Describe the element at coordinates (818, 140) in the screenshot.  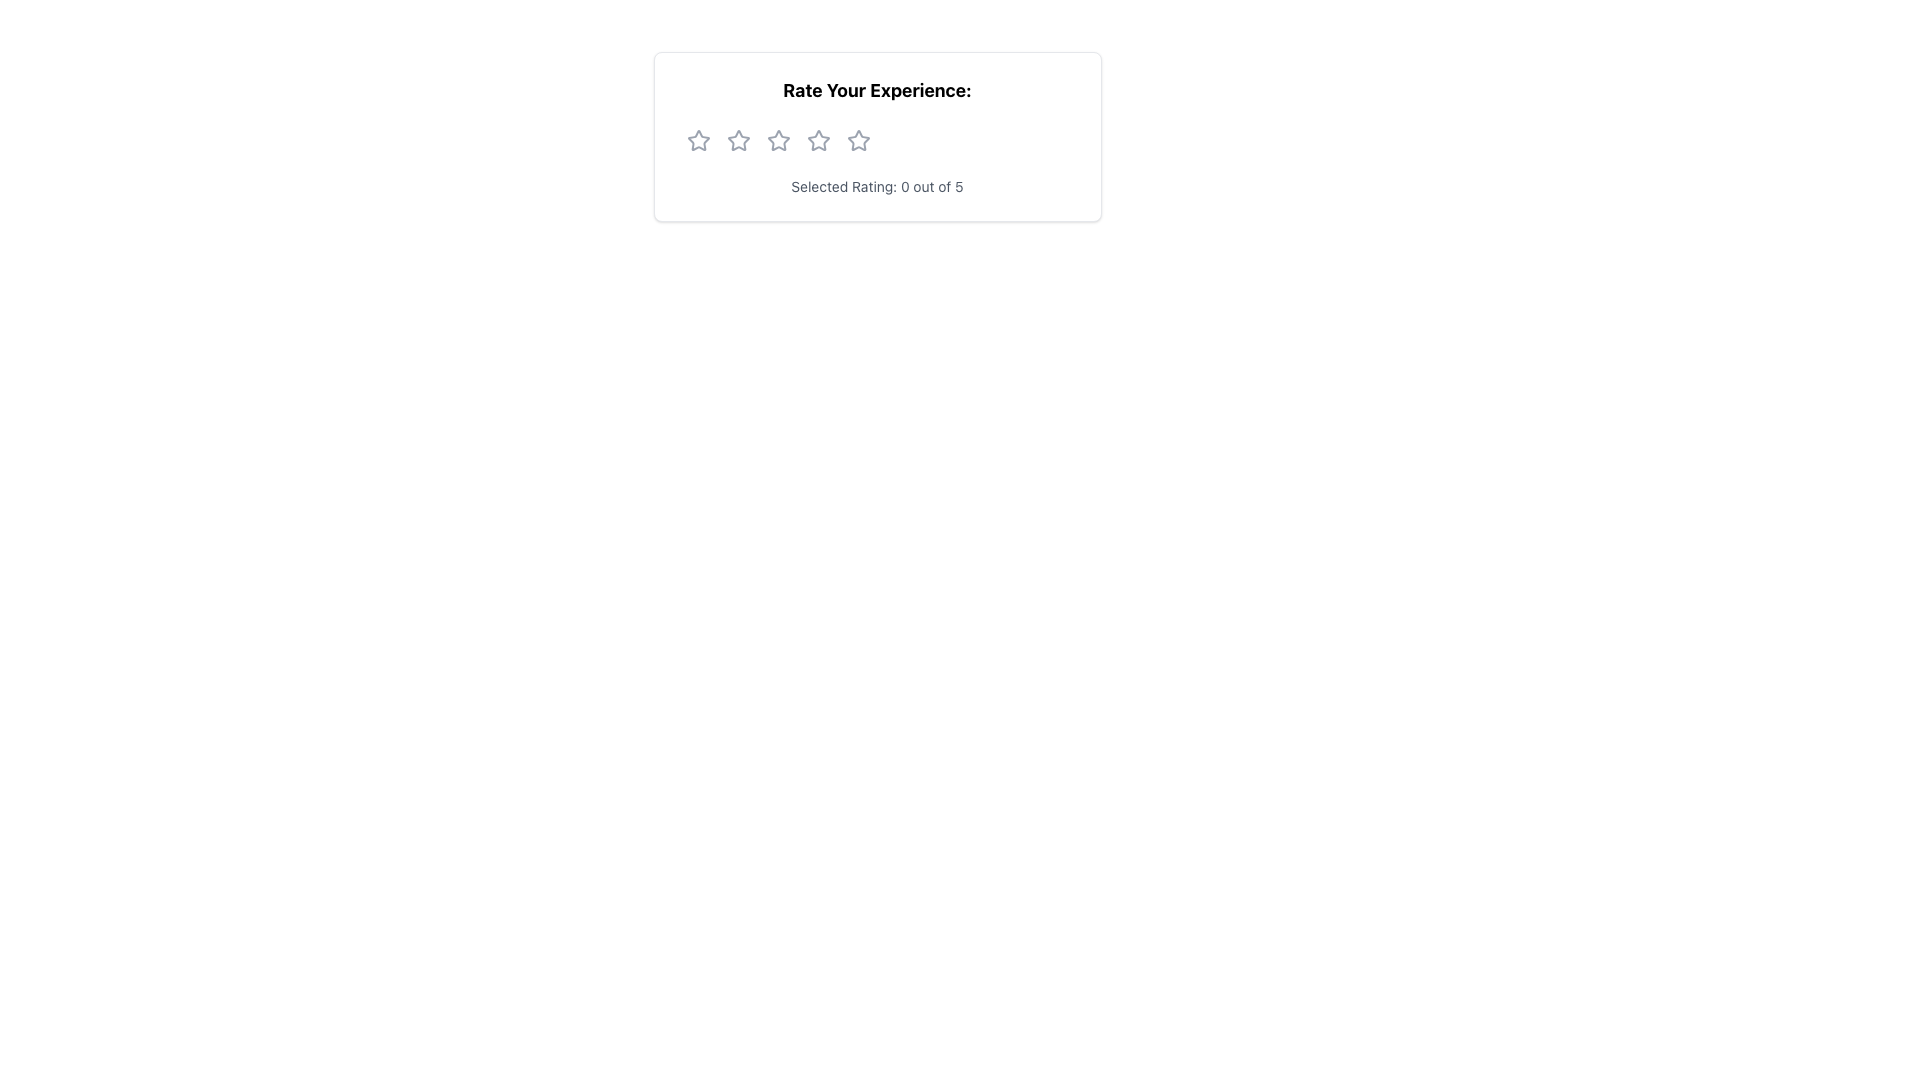
I see `the fourth star in the horizontal rating bar below the 'Rate Your Experience:' heading` at that location.